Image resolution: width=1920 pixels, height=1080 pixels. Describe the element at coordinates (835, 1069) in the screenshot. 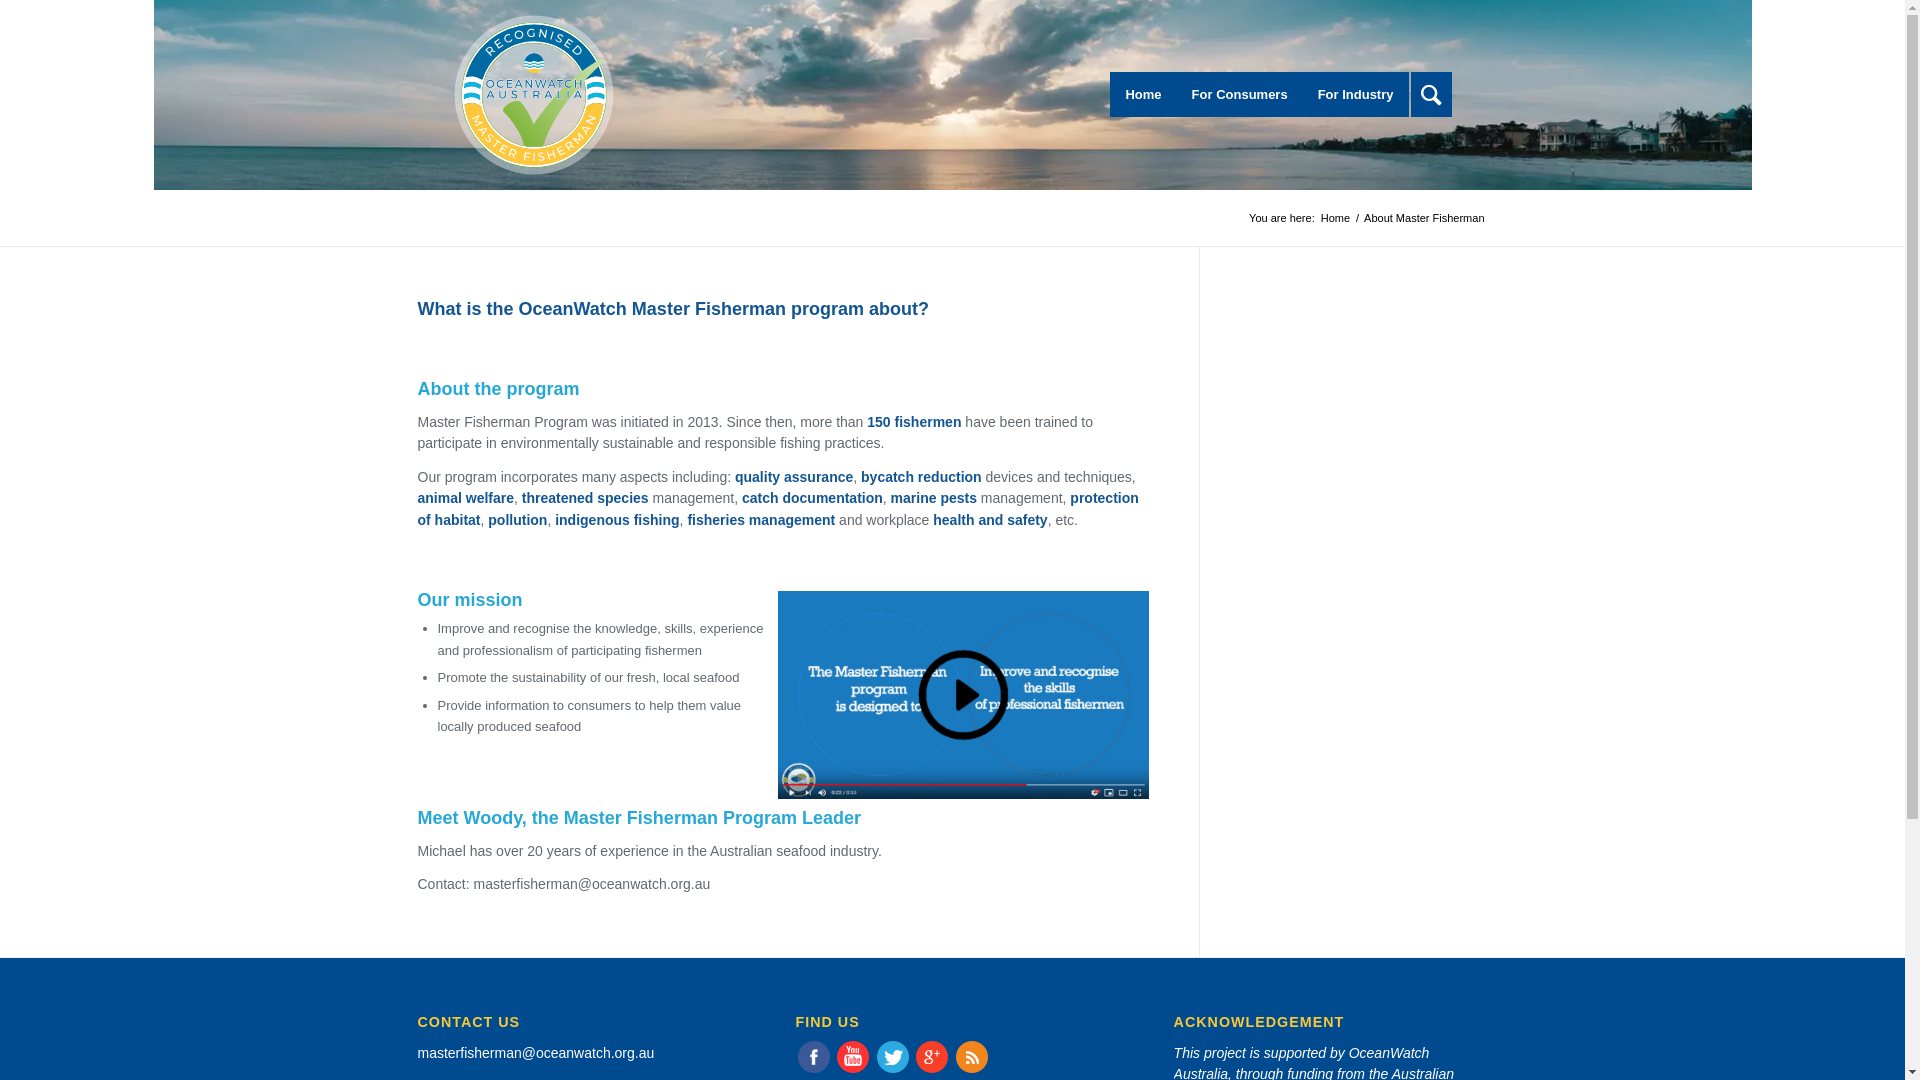

I see `'youtube'` at that location.